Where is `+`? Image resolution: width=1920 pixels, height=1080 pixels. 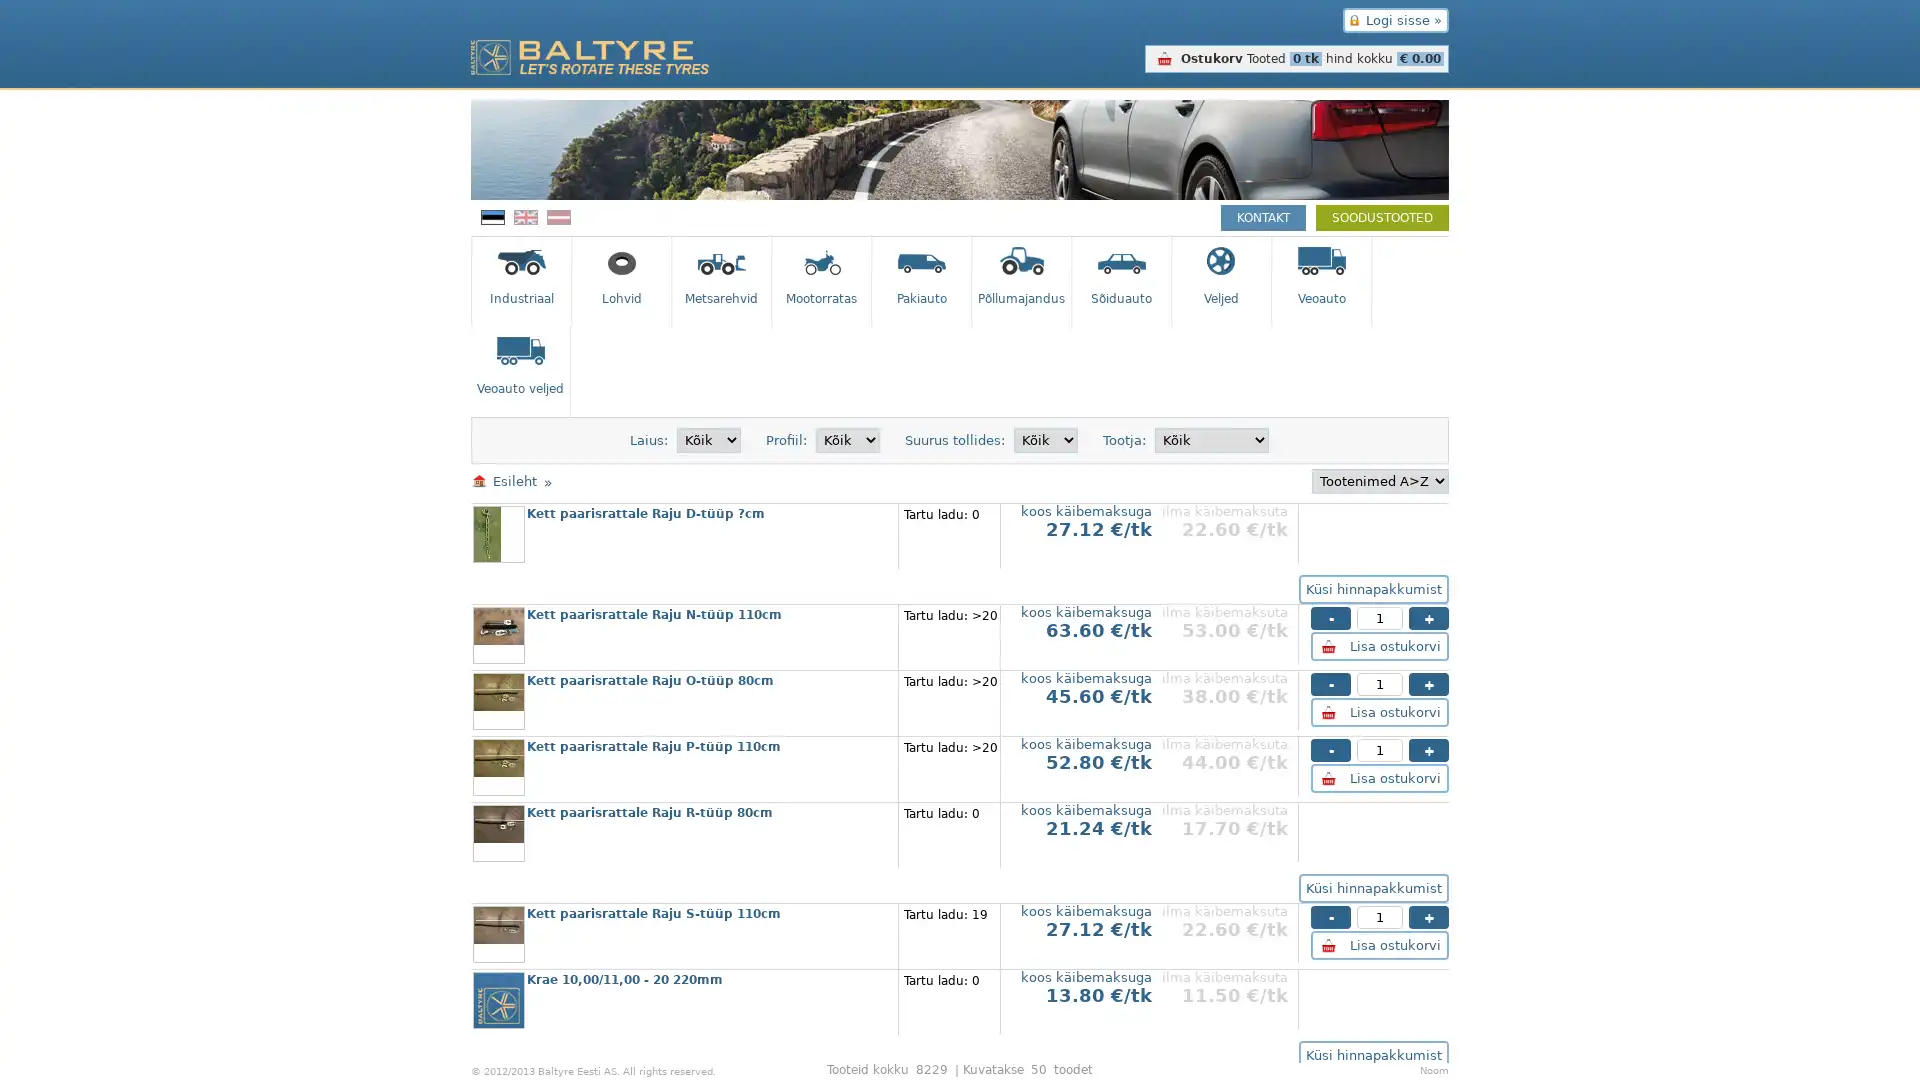
+ is located at coordinates (1428, 683).